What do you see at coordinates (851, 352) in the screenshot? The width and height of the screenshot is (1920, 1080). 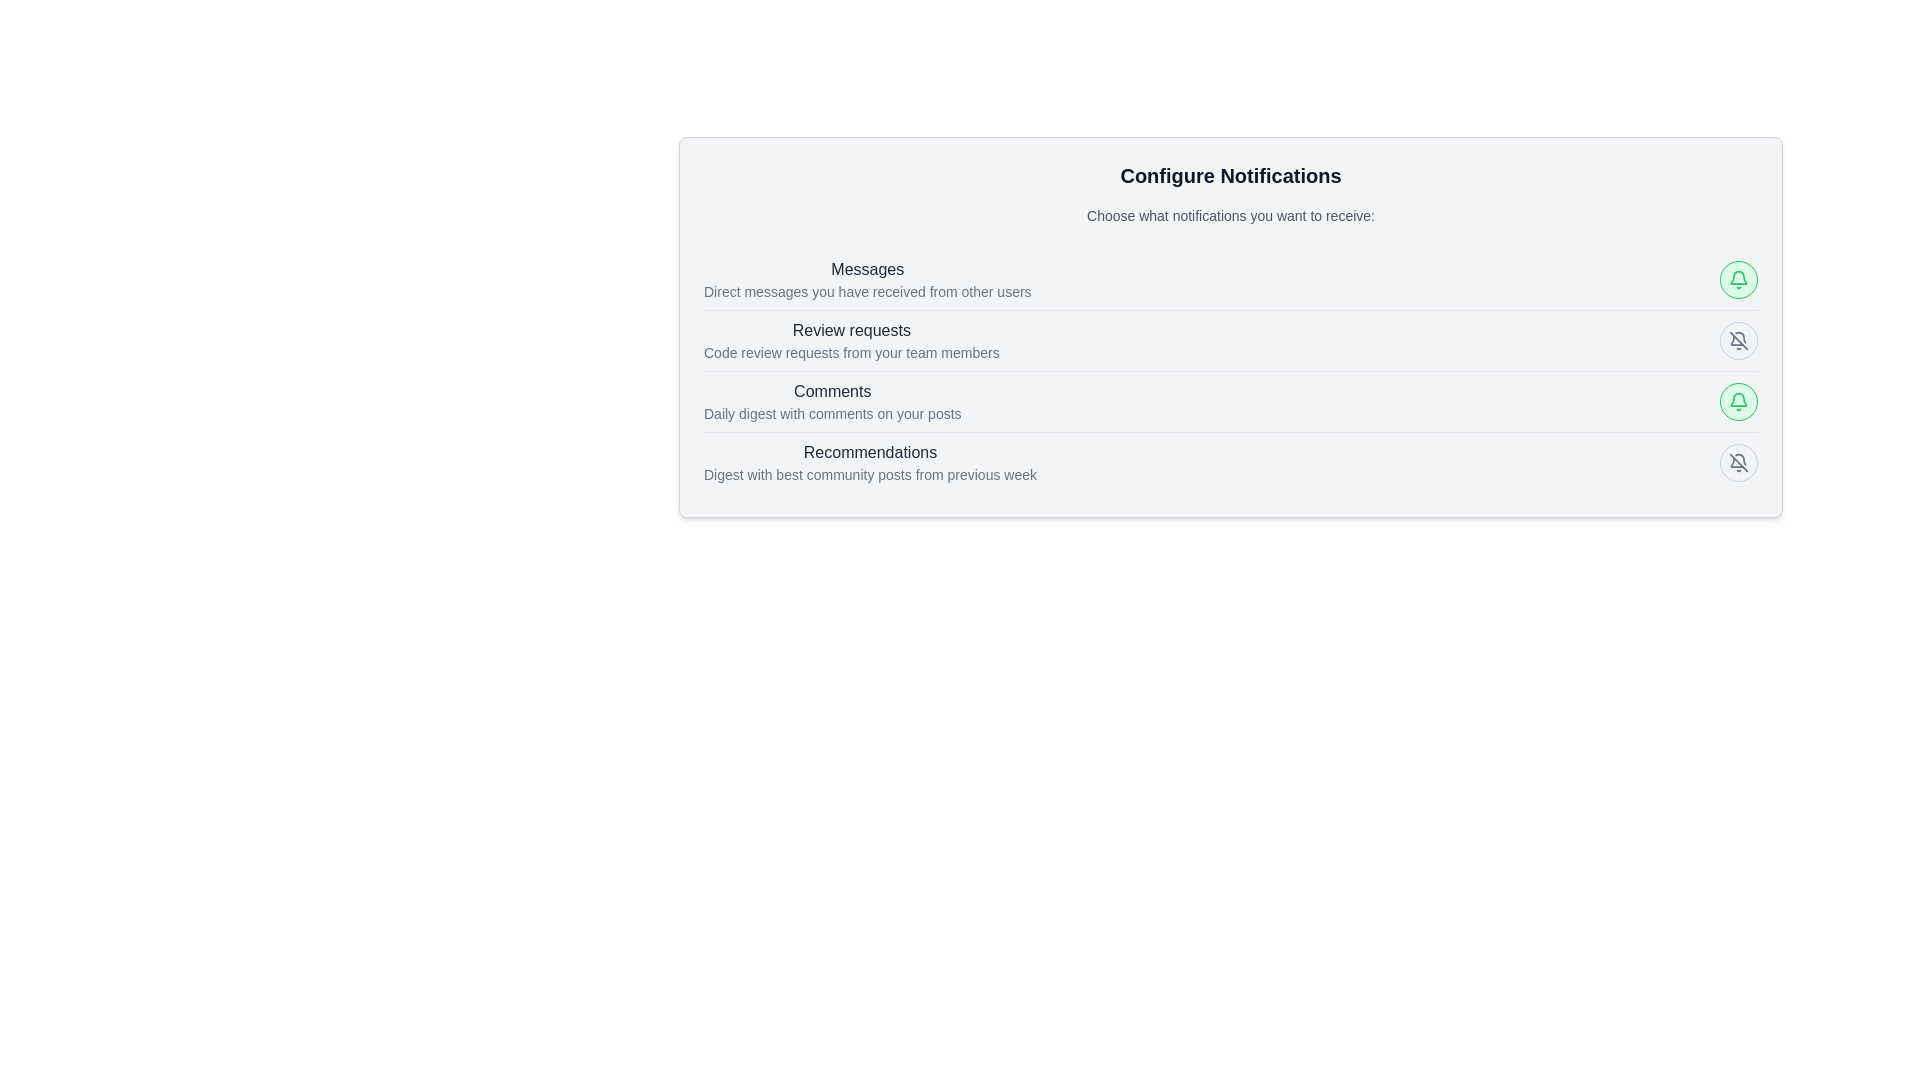 I see `the text 'Code review requests from your team members', which is styled in a smaller and lighter font, located directly below the 'Review requests' heading in the 'Configure Notifications' section` at bounding box center [851, 352].